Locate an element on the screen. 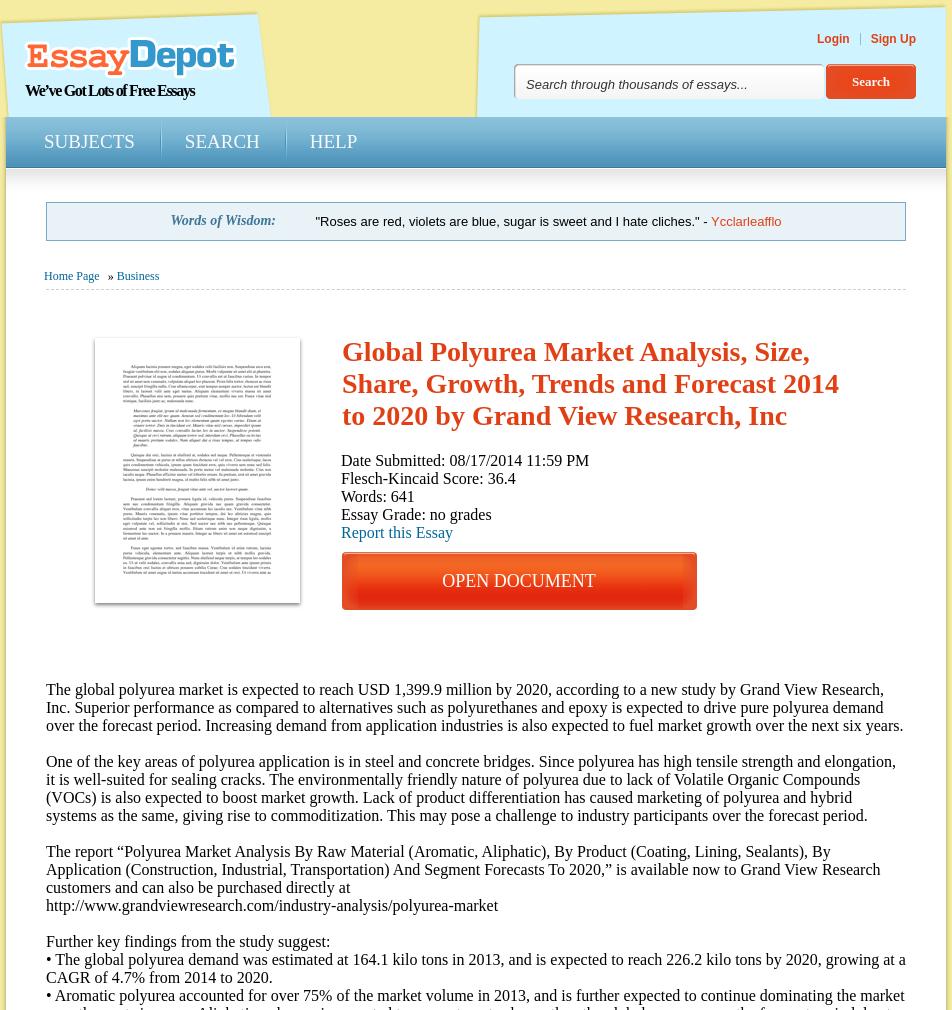  'Words: 641' is located at coordinates (377, 496).